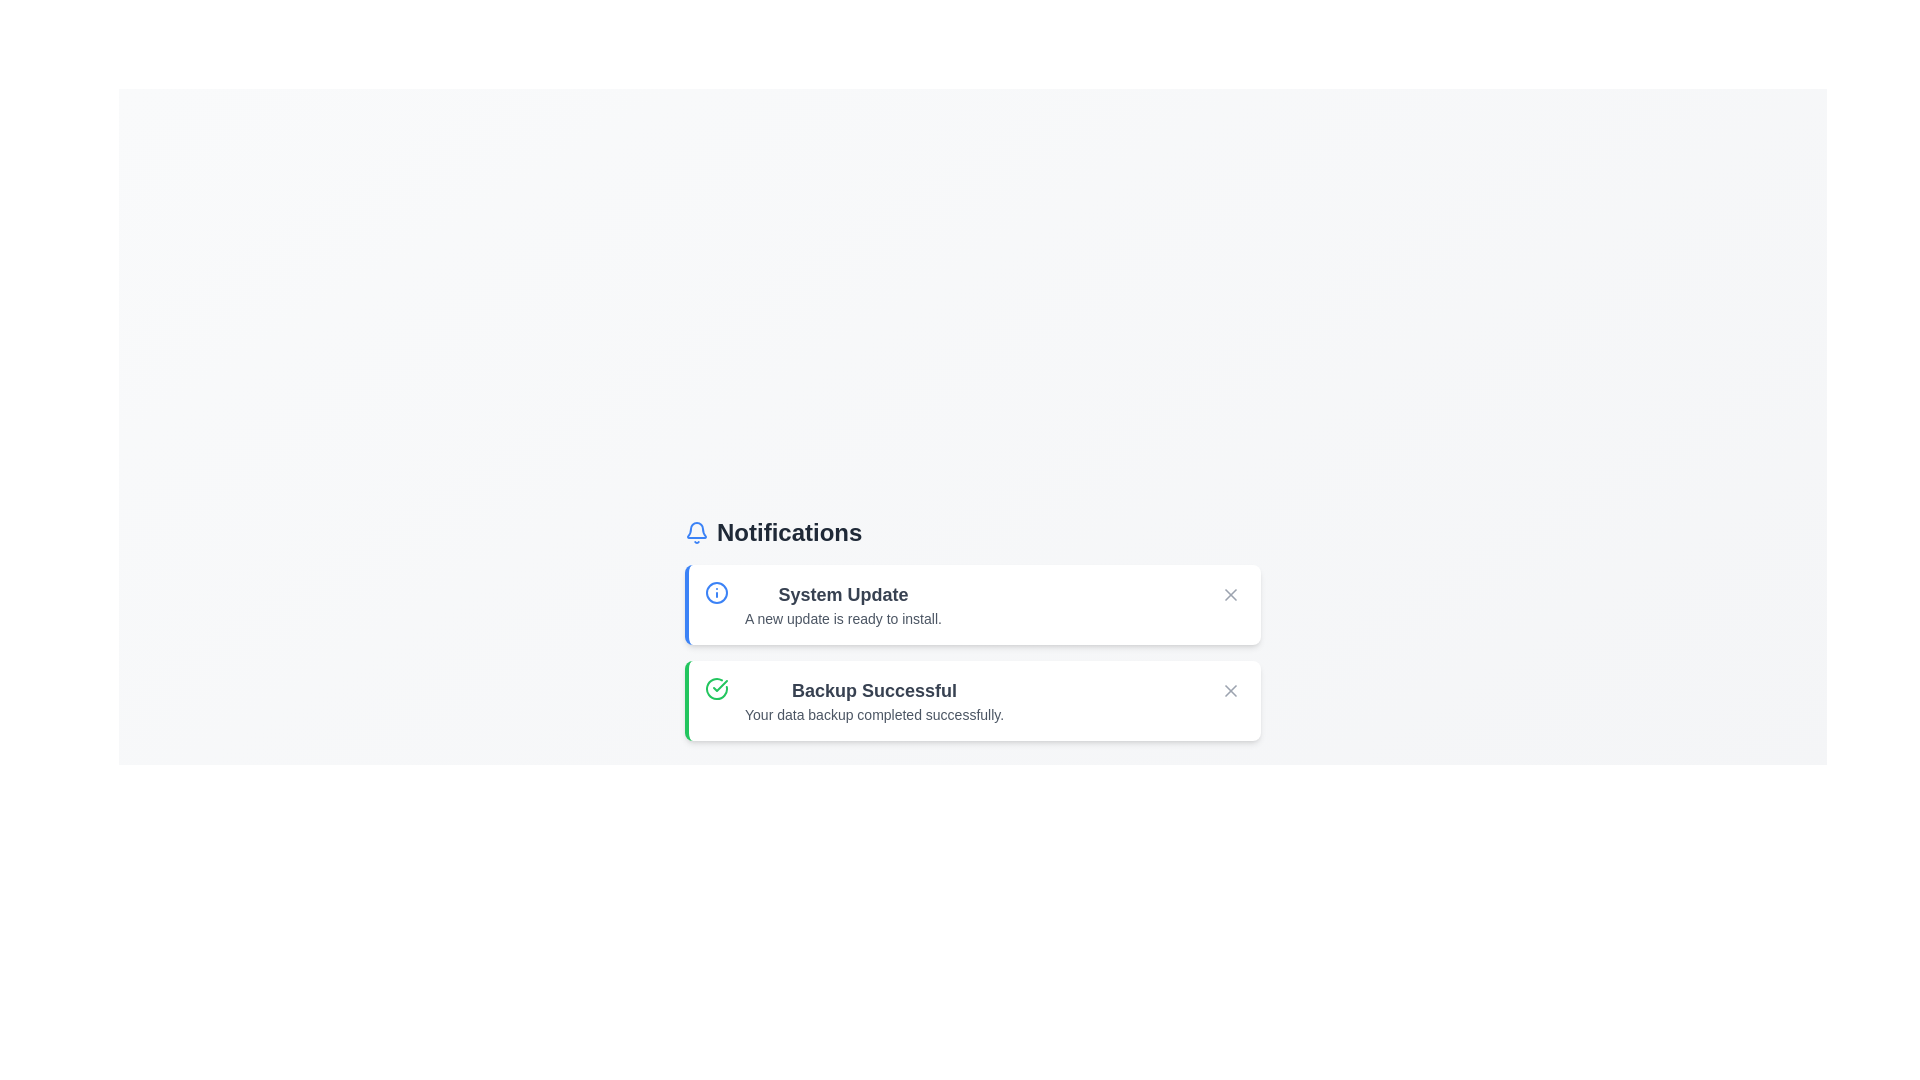 The width and height of the screenshot is (1920, 1080). What do you see at coordinates (843, 617) in the screenshot?
I see `the text label reading 'A new update is ready to install.' which is styled in gray and positioned below 'System Update' in the top notification card` at bounding box center [843, 617].